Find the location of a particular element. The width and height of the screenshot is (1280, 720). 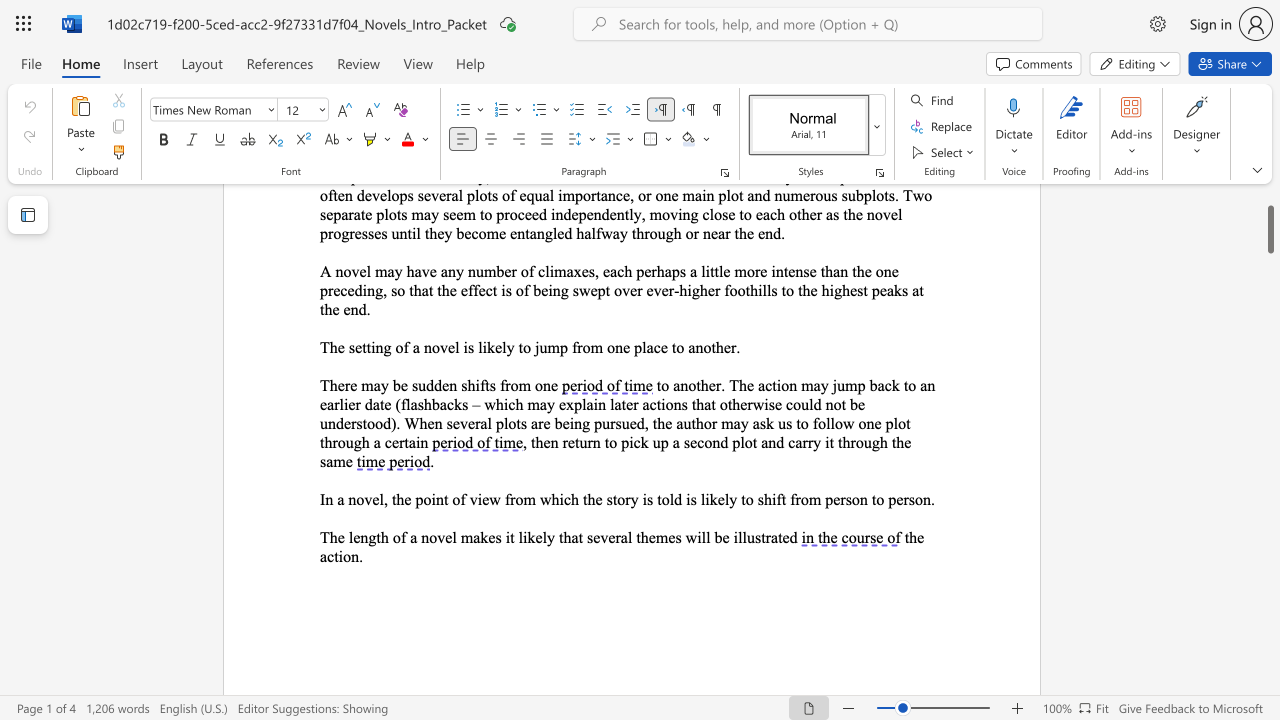

the scrollbar and move down 2850 pixels is located at coordinates (1269, 228).